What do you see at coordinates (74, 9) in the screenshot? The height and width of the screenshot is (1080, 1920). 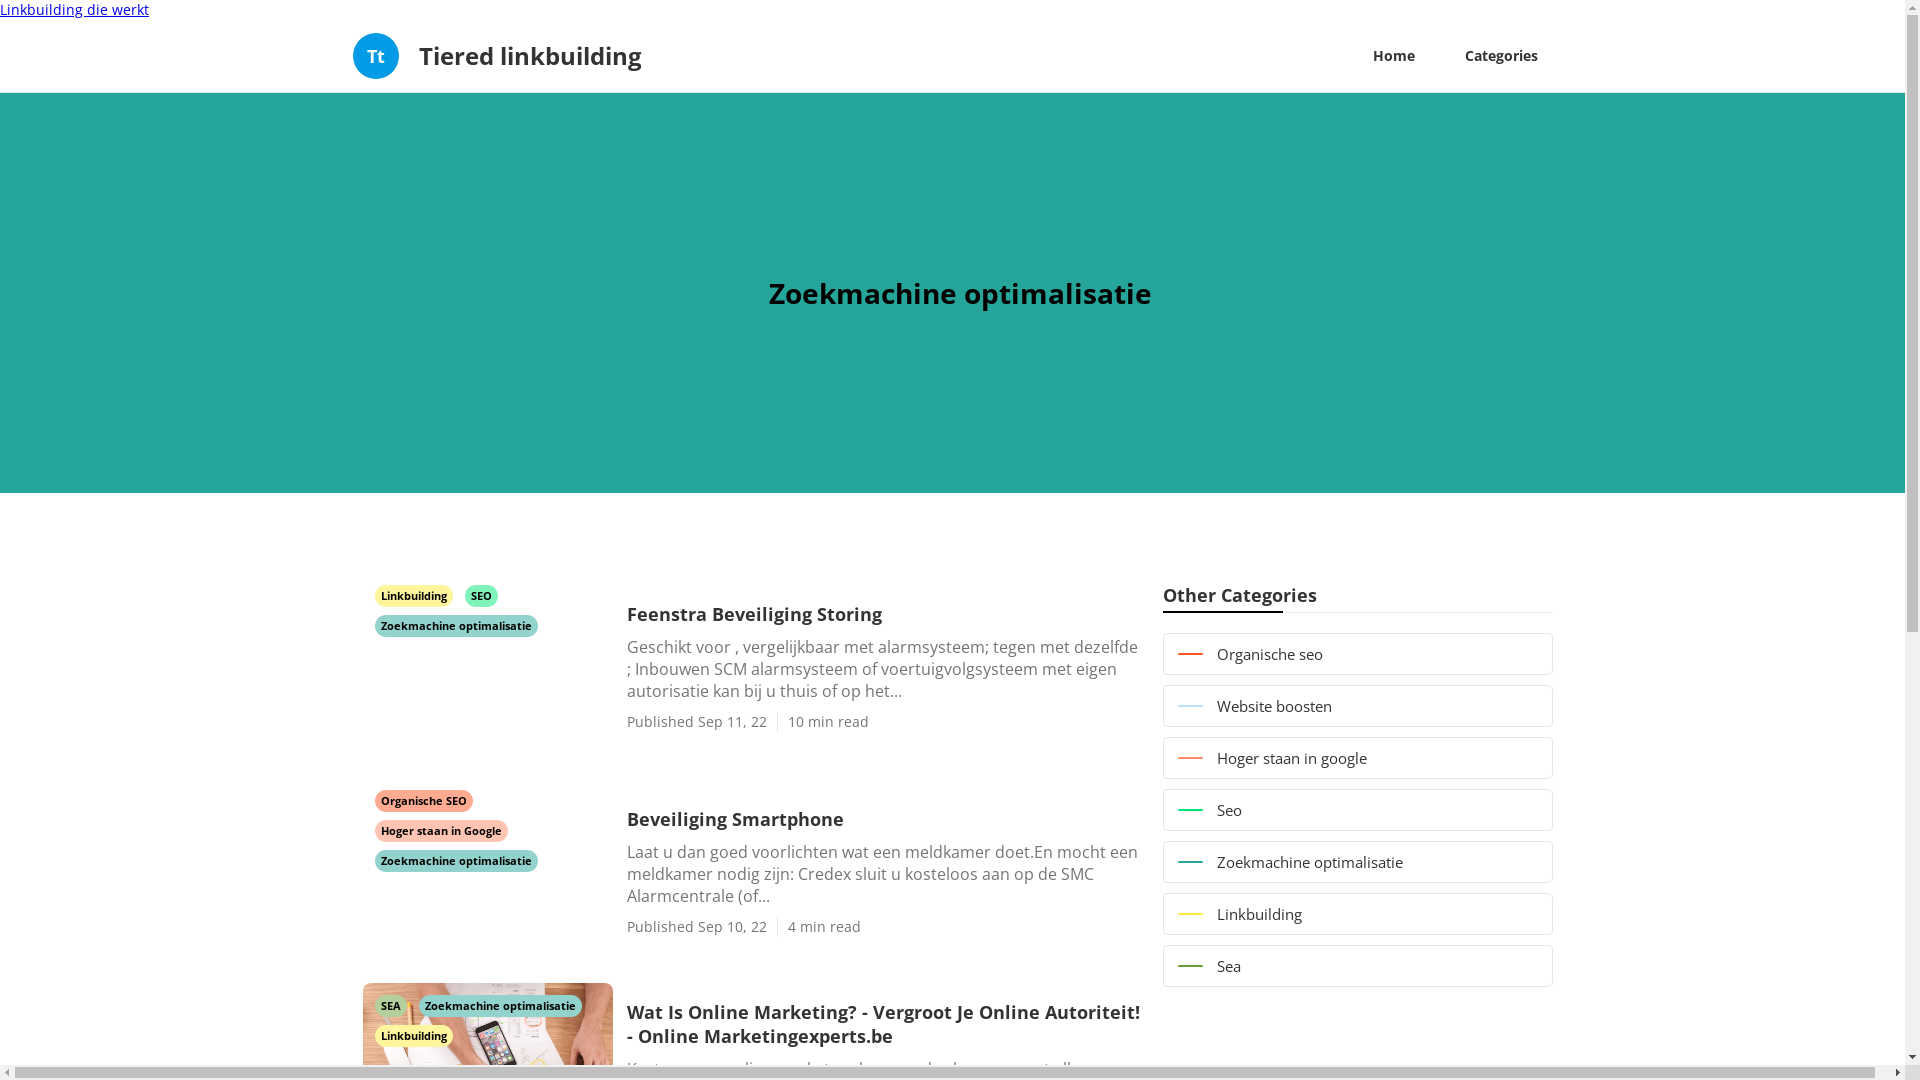 I see `'Linkbuilding die werkt'` at bounding box center [74, 9].